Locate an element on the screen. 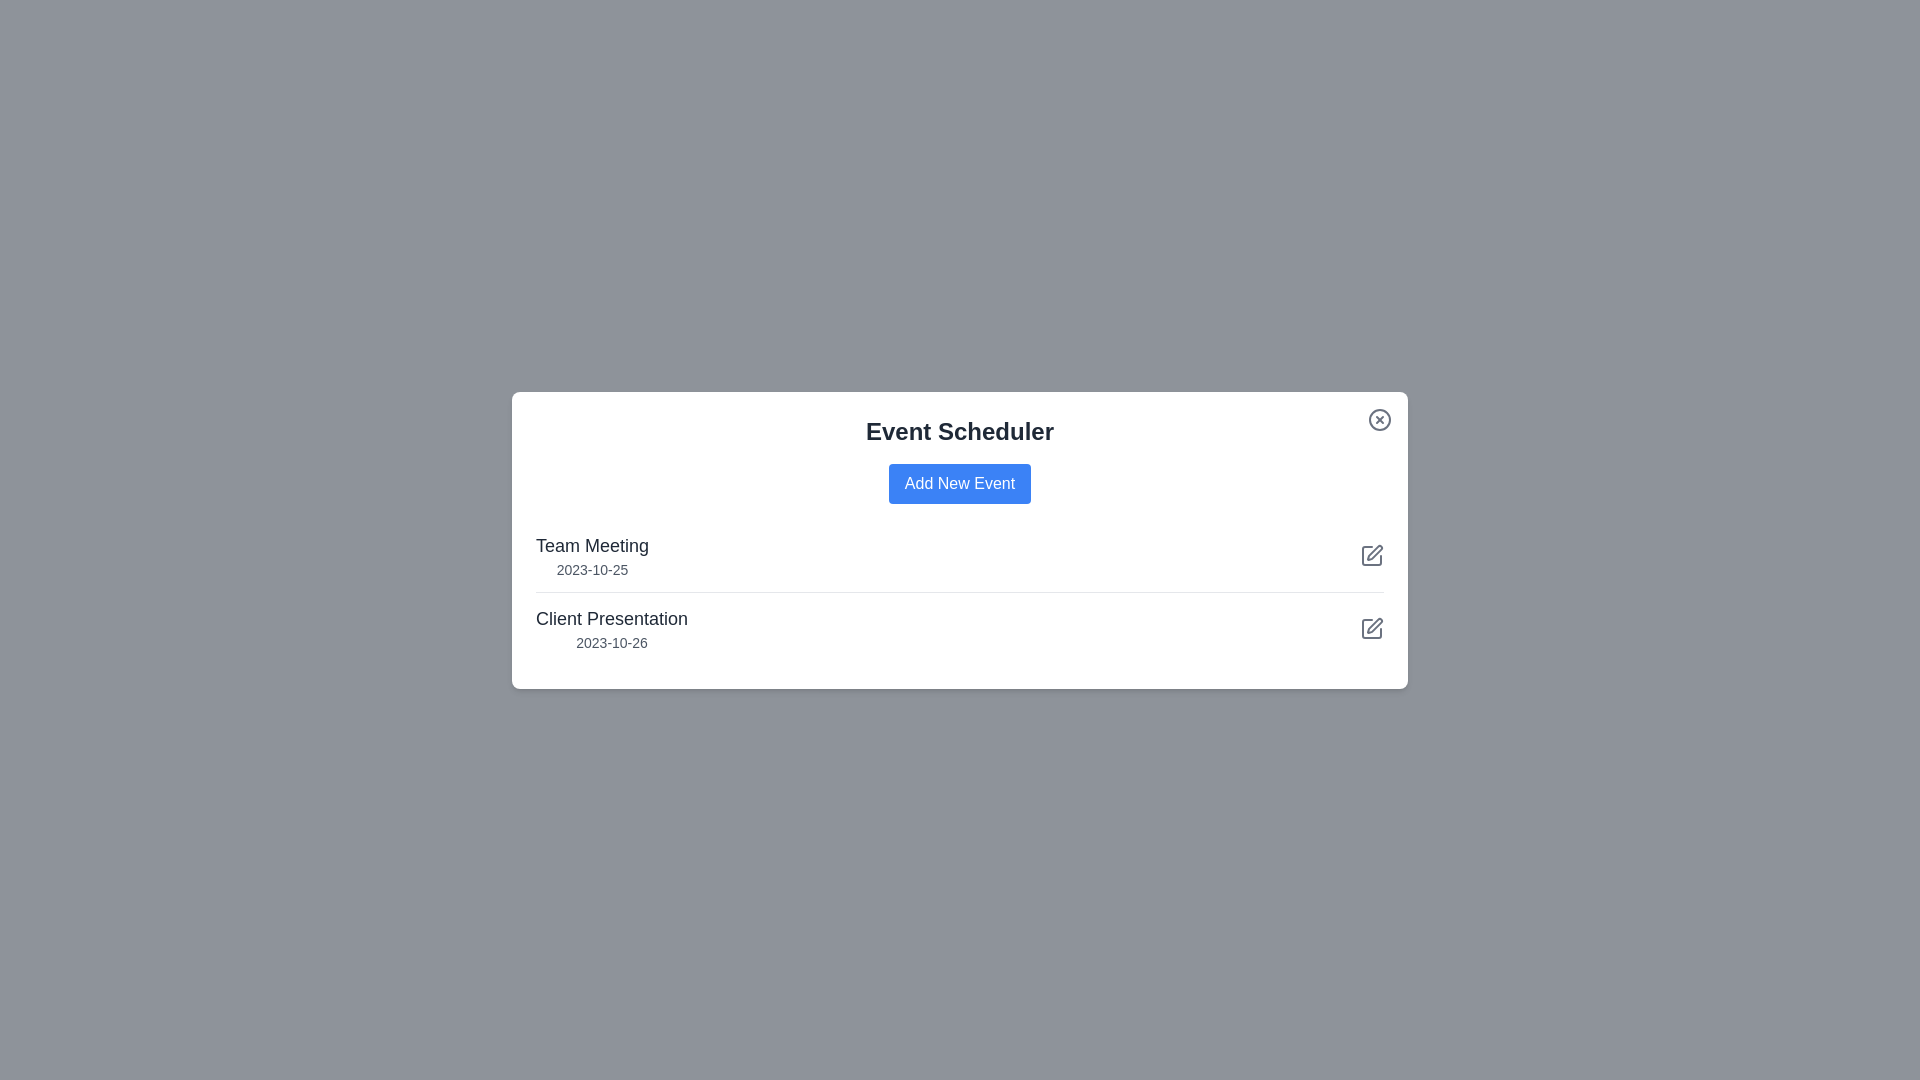  the pen icon button located in the second row of the event list for the 'Client Presentation' event on 2023-10-26 to change its color to green is located at coordinates (1371, 555).